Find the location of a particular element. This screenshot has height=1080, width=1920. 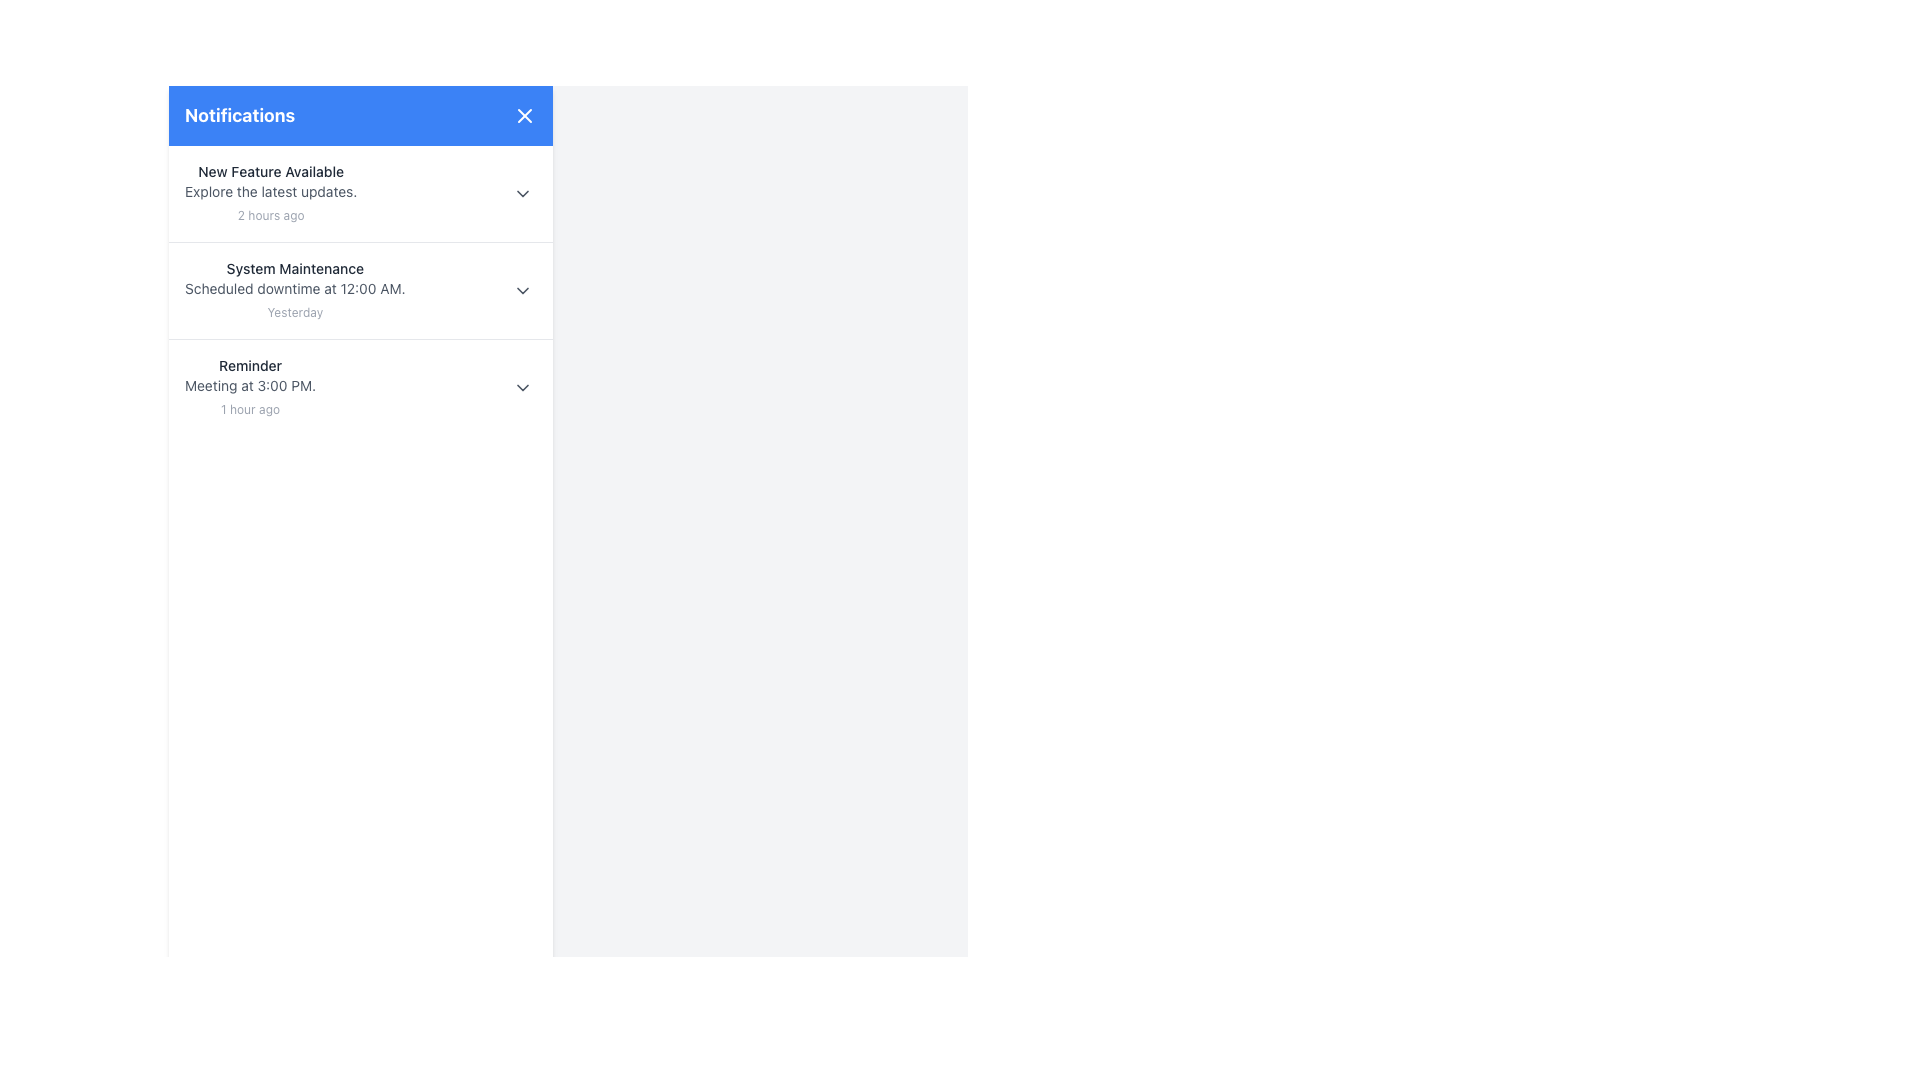

the Text label that indicates the time elapsed since the notification was received within the 'New Feature Available' notification card is located at coordinates (270, 215).